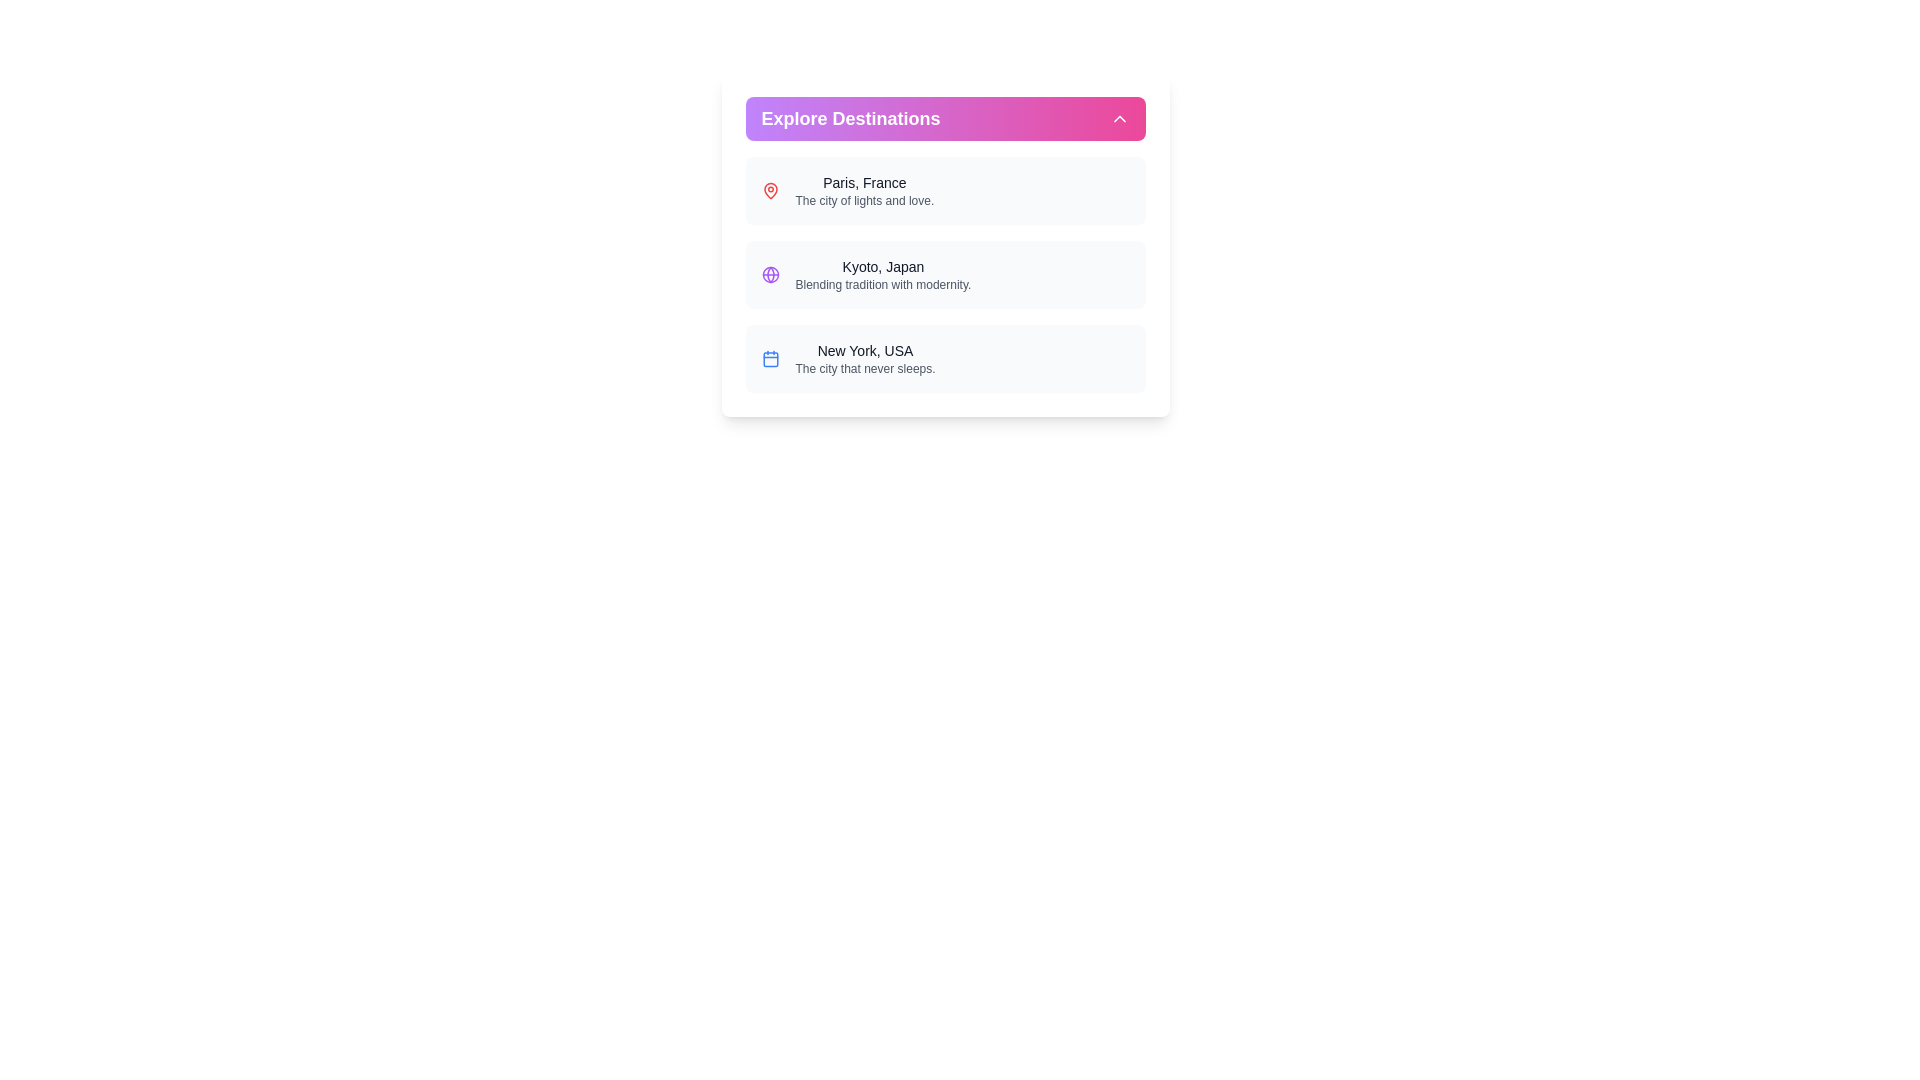 The height and width of the screenshot is (1080, 1920). I want to click on the small red-colored pin icon styled as a map pin, located to the left of the text label 'Paris, France' in the 'Explore Destinations' list, so click(769, 191).